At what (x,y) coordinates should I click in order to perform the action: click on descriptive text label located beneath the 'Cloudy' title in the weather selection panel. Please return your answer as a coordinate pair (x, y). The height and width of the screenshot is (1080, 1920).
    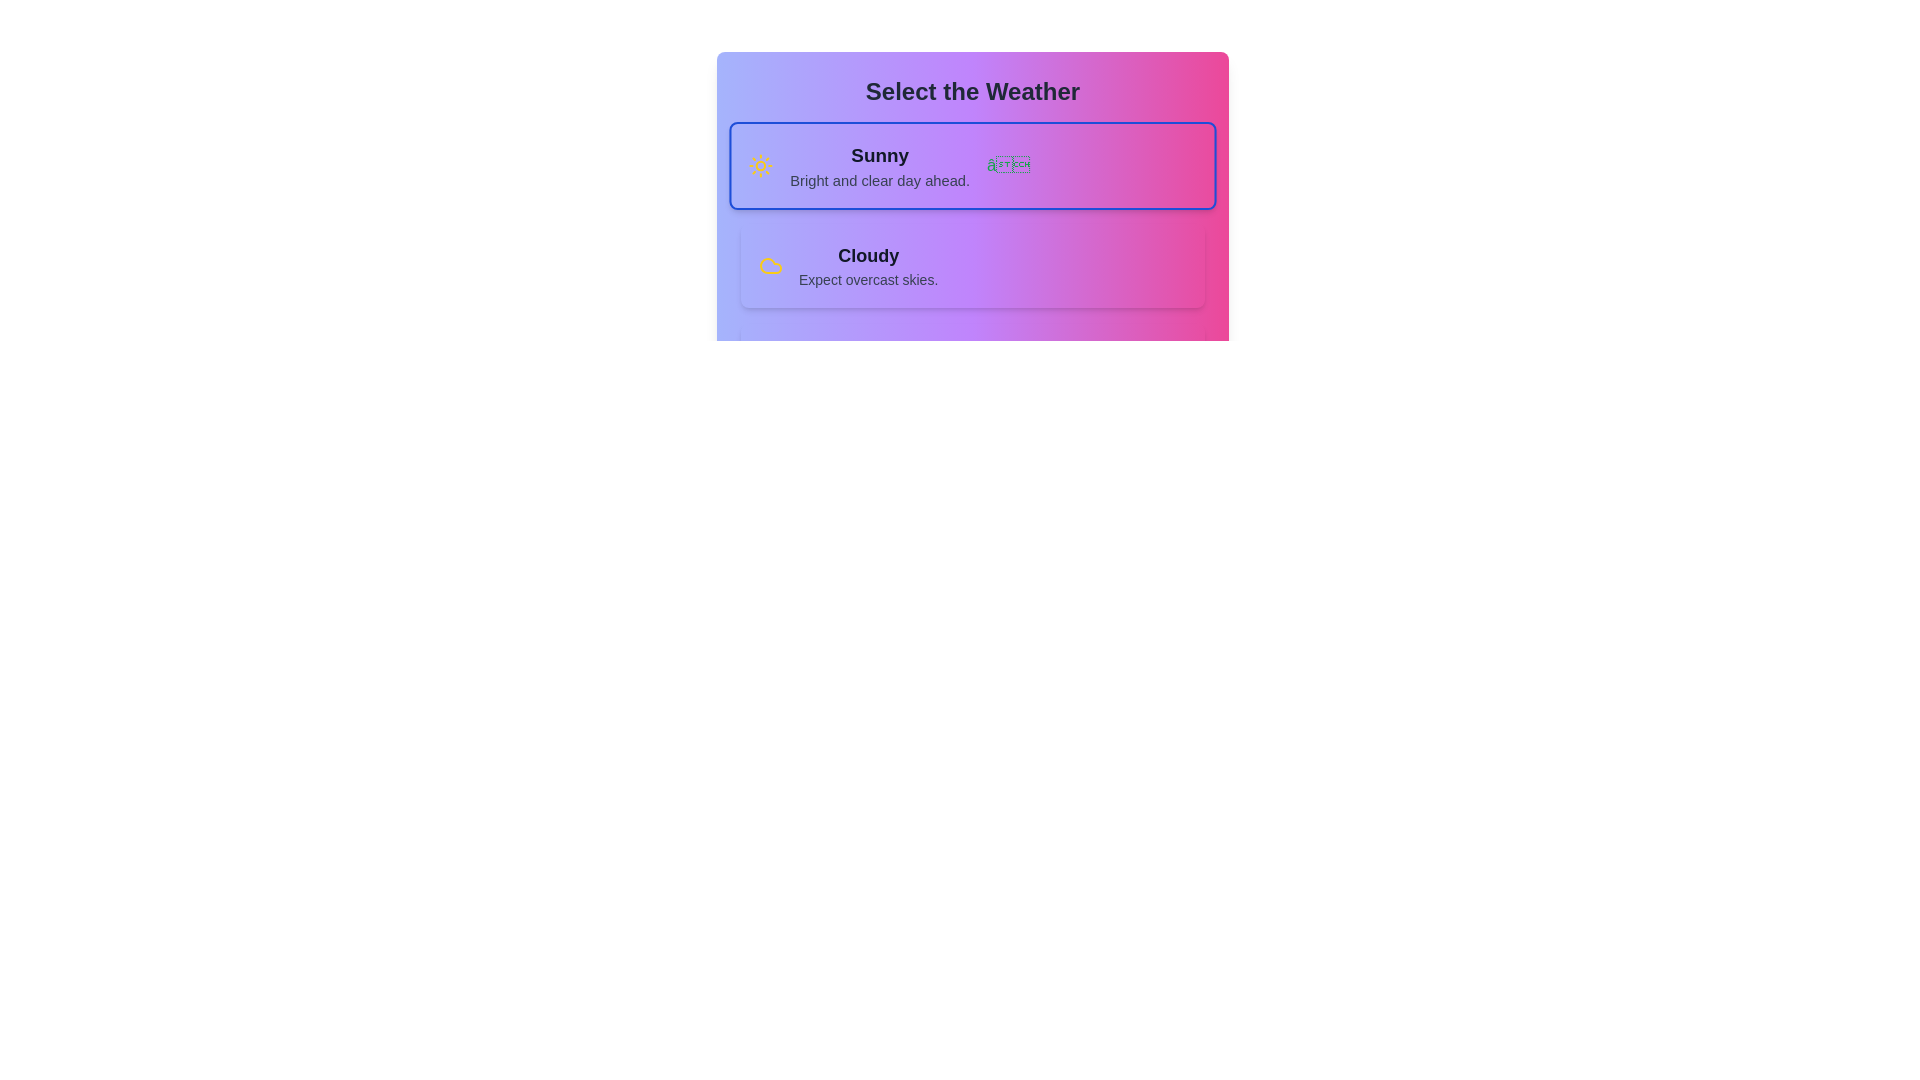
    Looking at the image, I should click on (868, 280).